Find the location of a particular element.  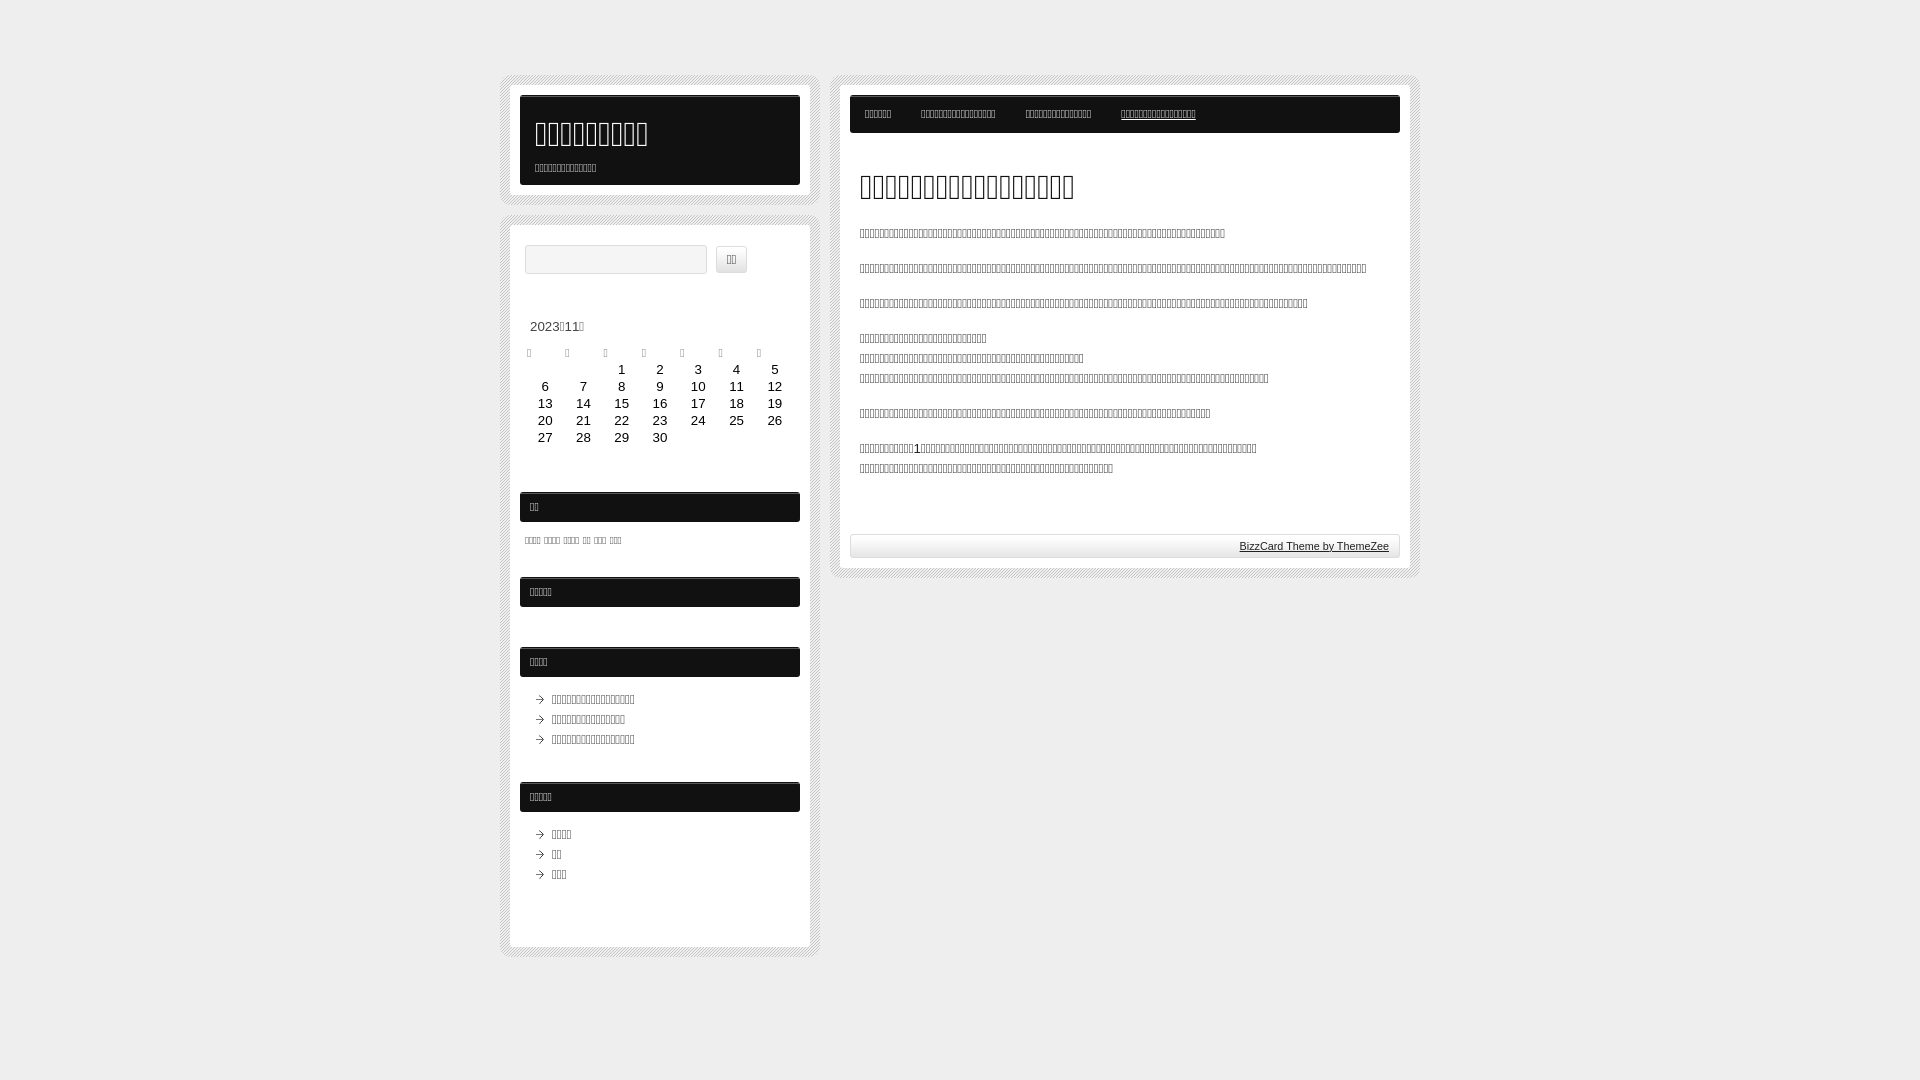

'BizzCard Theme by ThemeZee' is located at coordinates (1238, 546).